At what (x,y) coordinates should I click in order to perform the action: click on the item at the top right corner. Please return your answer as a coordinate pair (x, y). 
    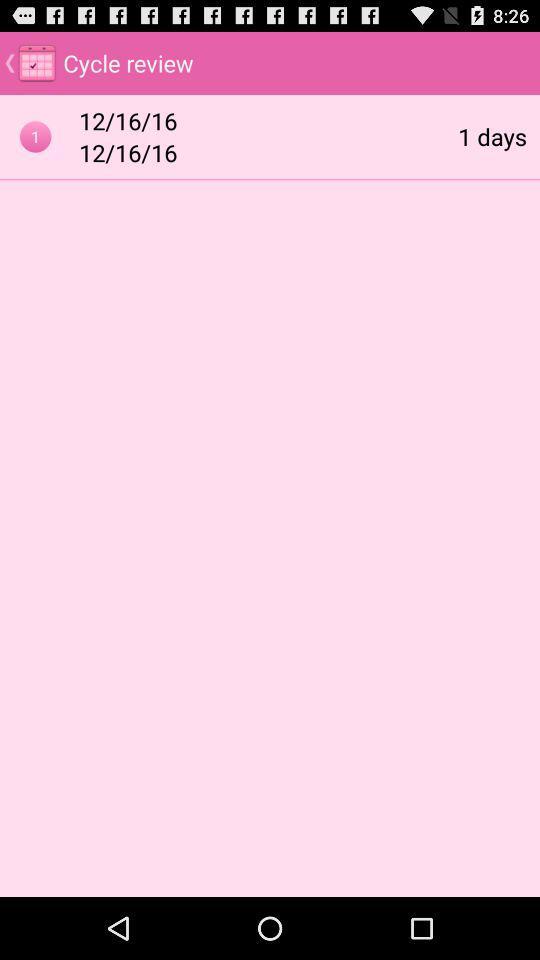
    Looking at the image, I should click on (491, 135).